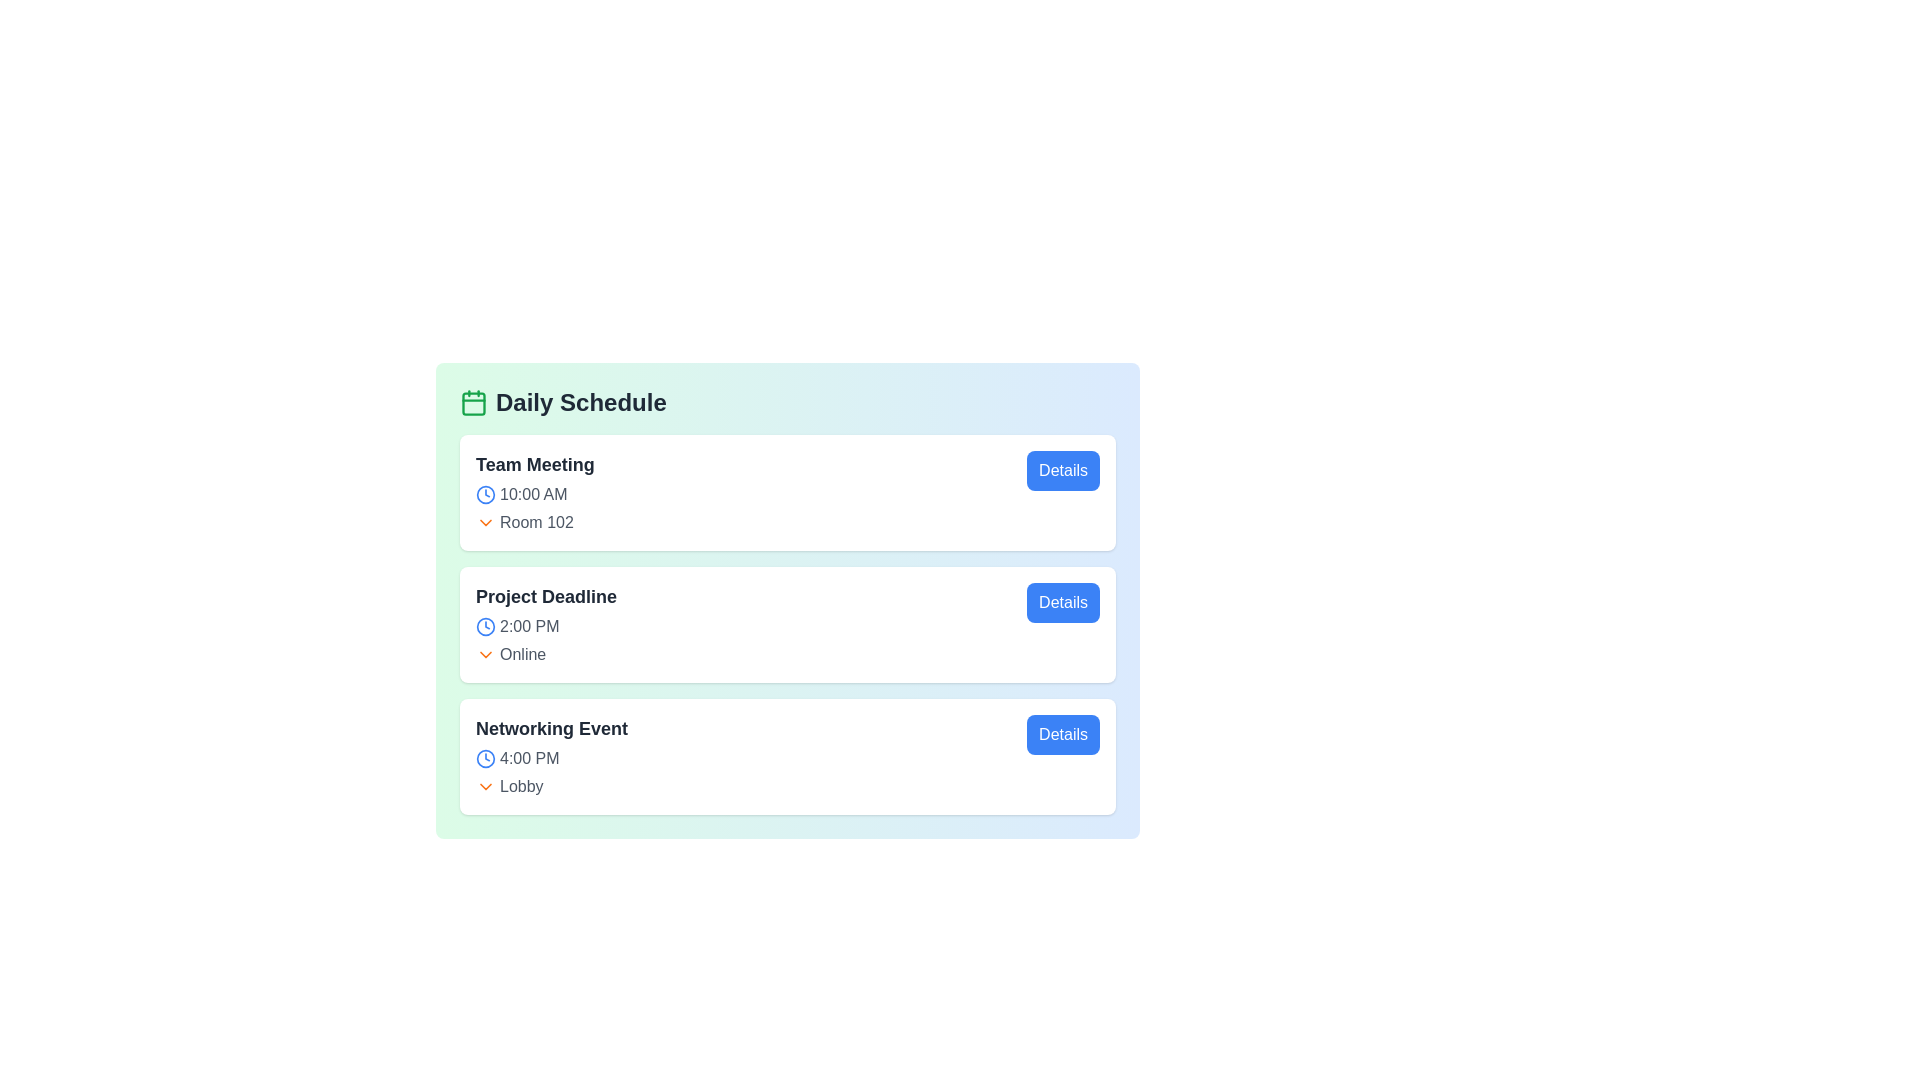  What do you see at coordinates (546, 596) in the screenshot?
I see `text 'Project Deadline' from the label styled with bold and large font located above the '2:00 PM' time indicator in the second section of the schedule` at bounding box center [546, 596].